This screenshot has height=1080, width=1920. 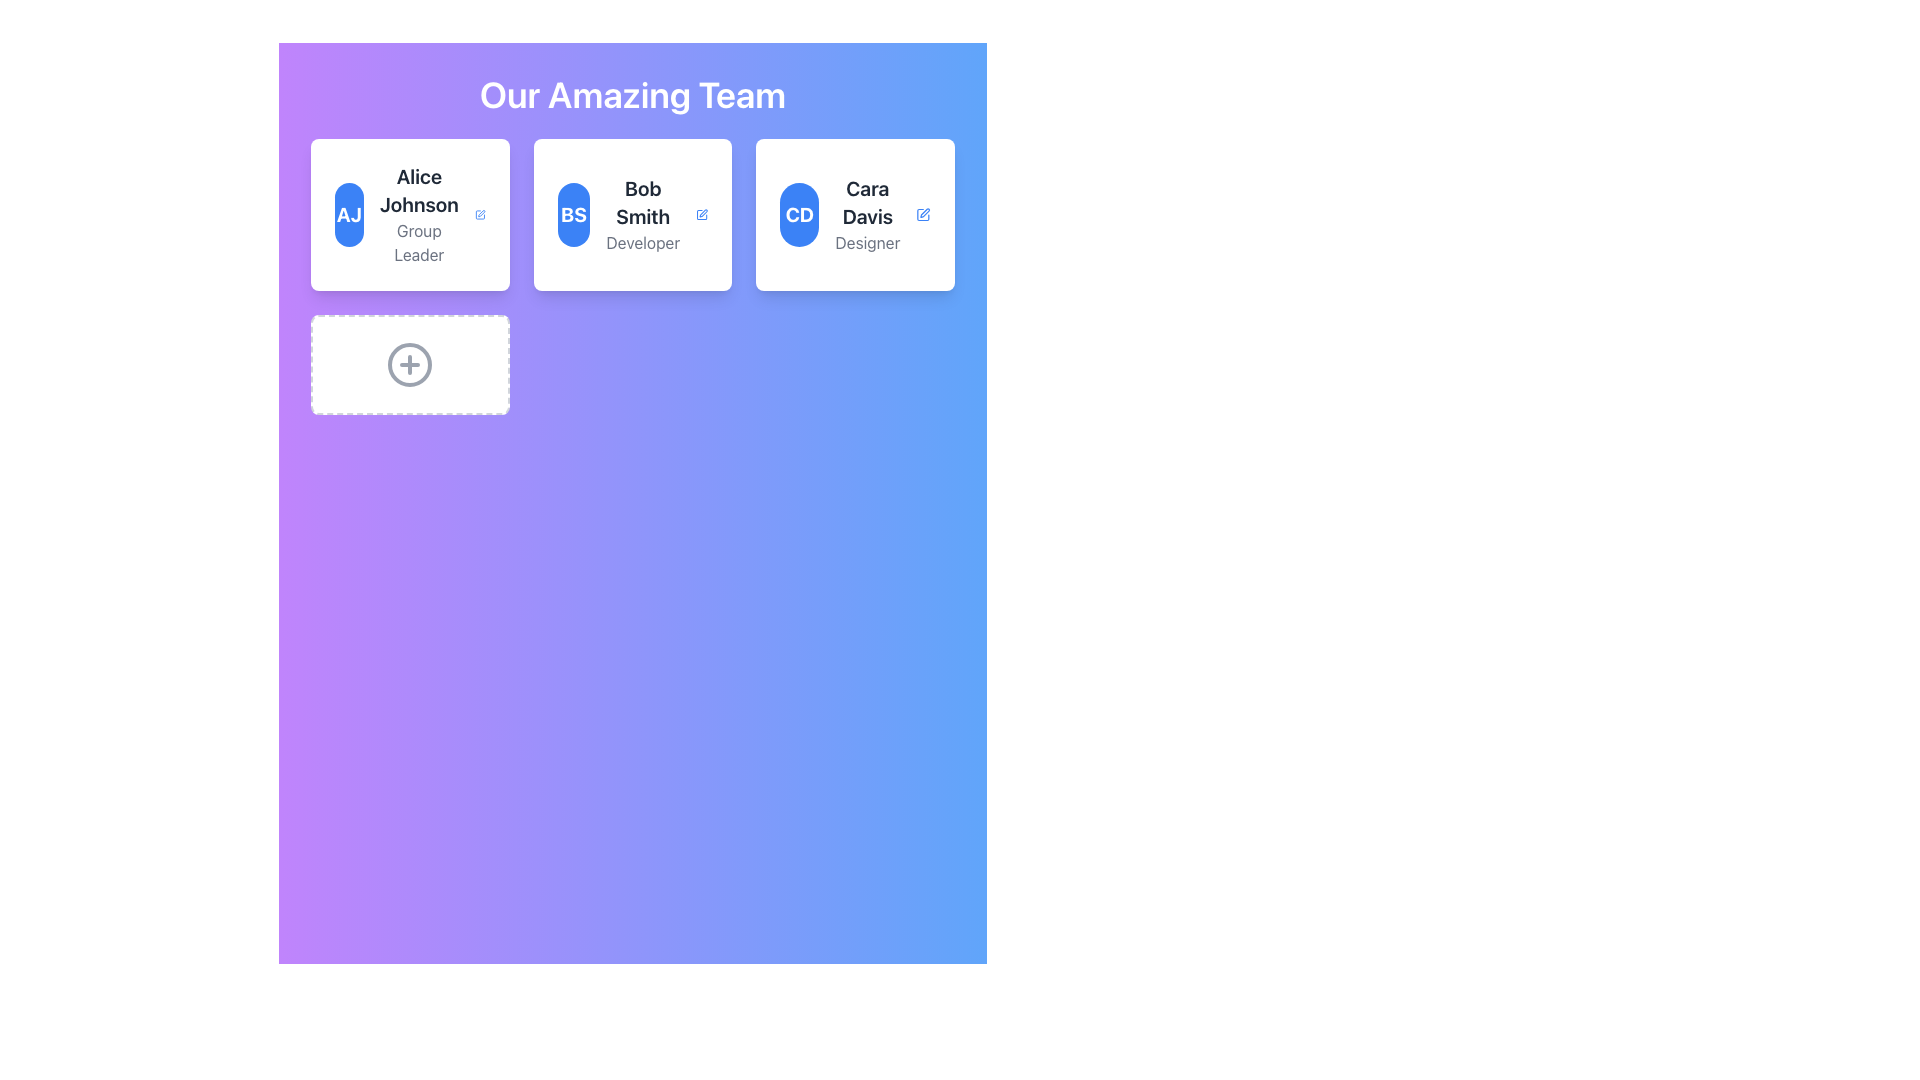 What do you see at coordinates (643, 215) in the screenshot?
I see `the text block containing 'Bob Smith' and 'Developer', which is located in the second card of the team member list` at bounding box center [643, 215].